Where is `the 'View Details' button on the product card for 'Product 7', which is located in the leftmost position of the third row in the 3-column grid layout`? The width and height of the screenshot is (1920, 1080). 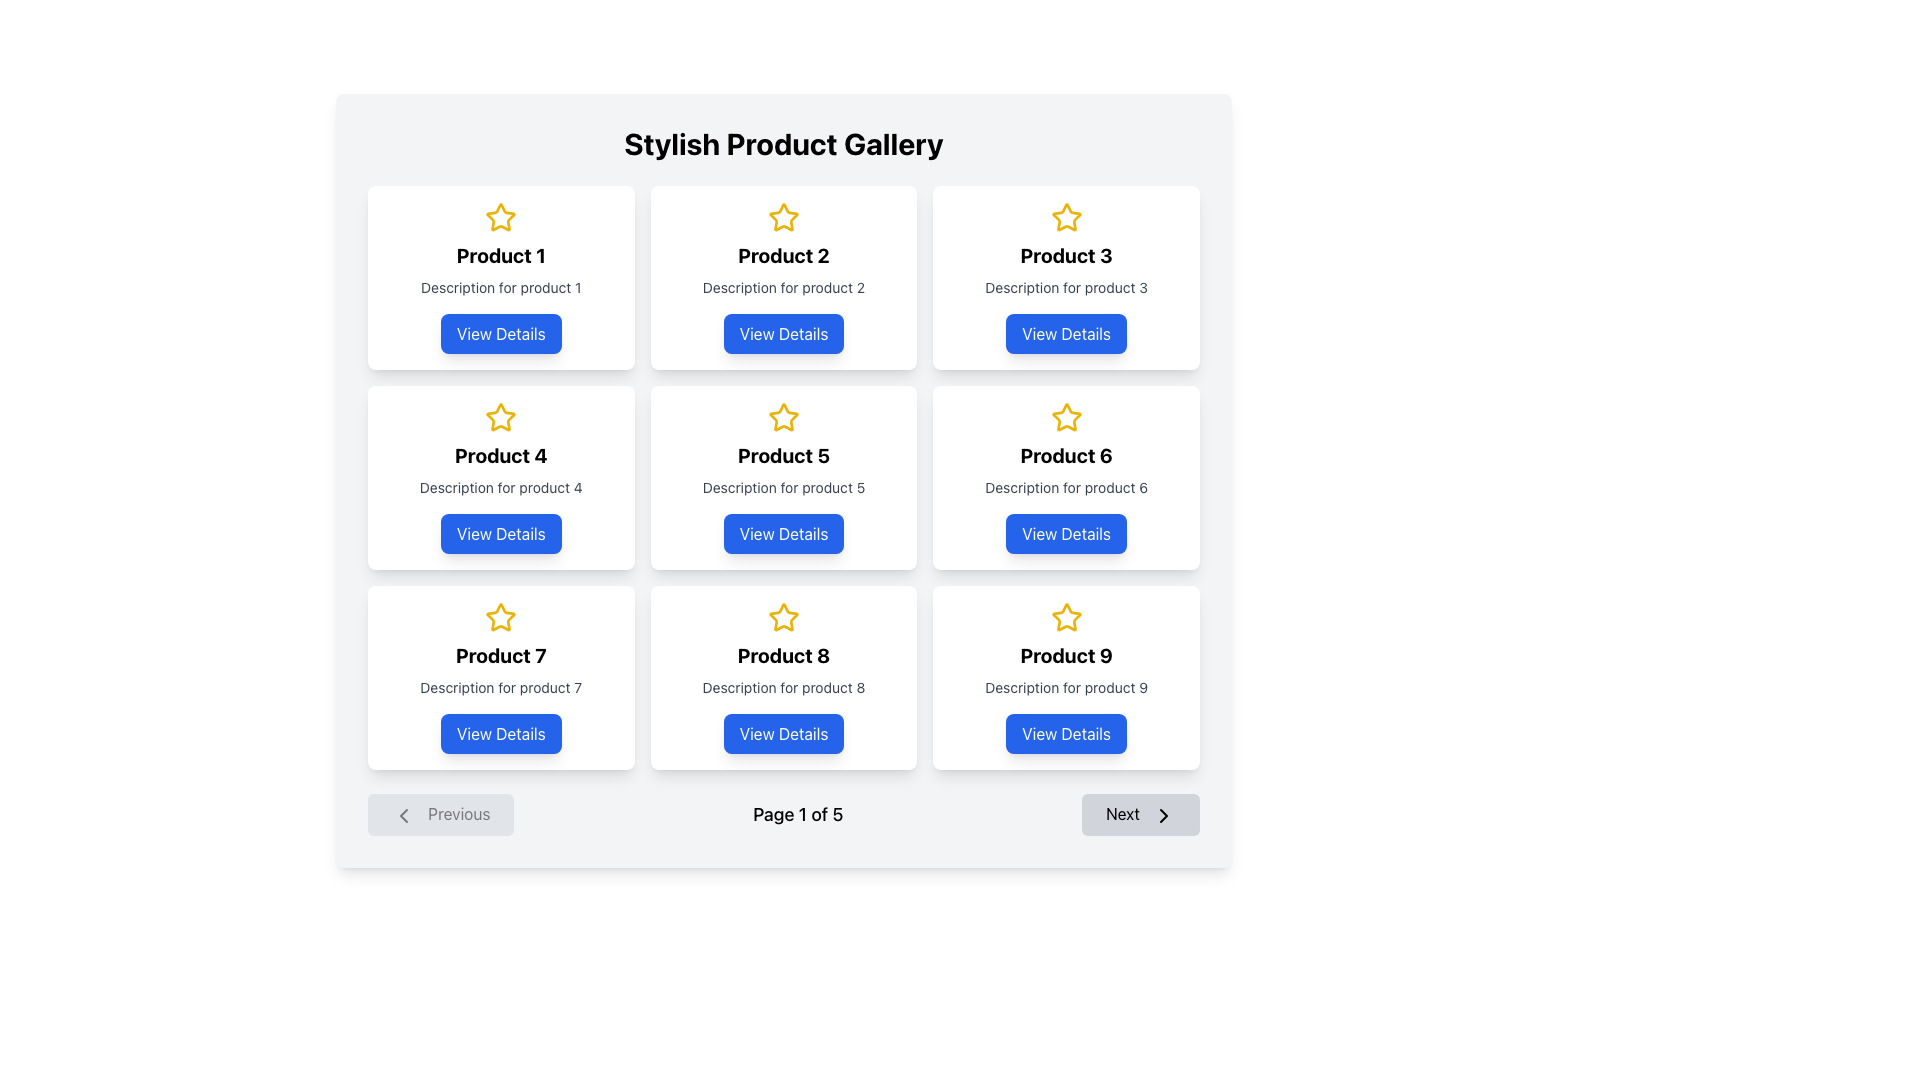 the 'View Details' button on the product card for 'Product 7', which is located in the leftmost position of the third row in the 3-column grid layout is located at coordinates (501, 677).